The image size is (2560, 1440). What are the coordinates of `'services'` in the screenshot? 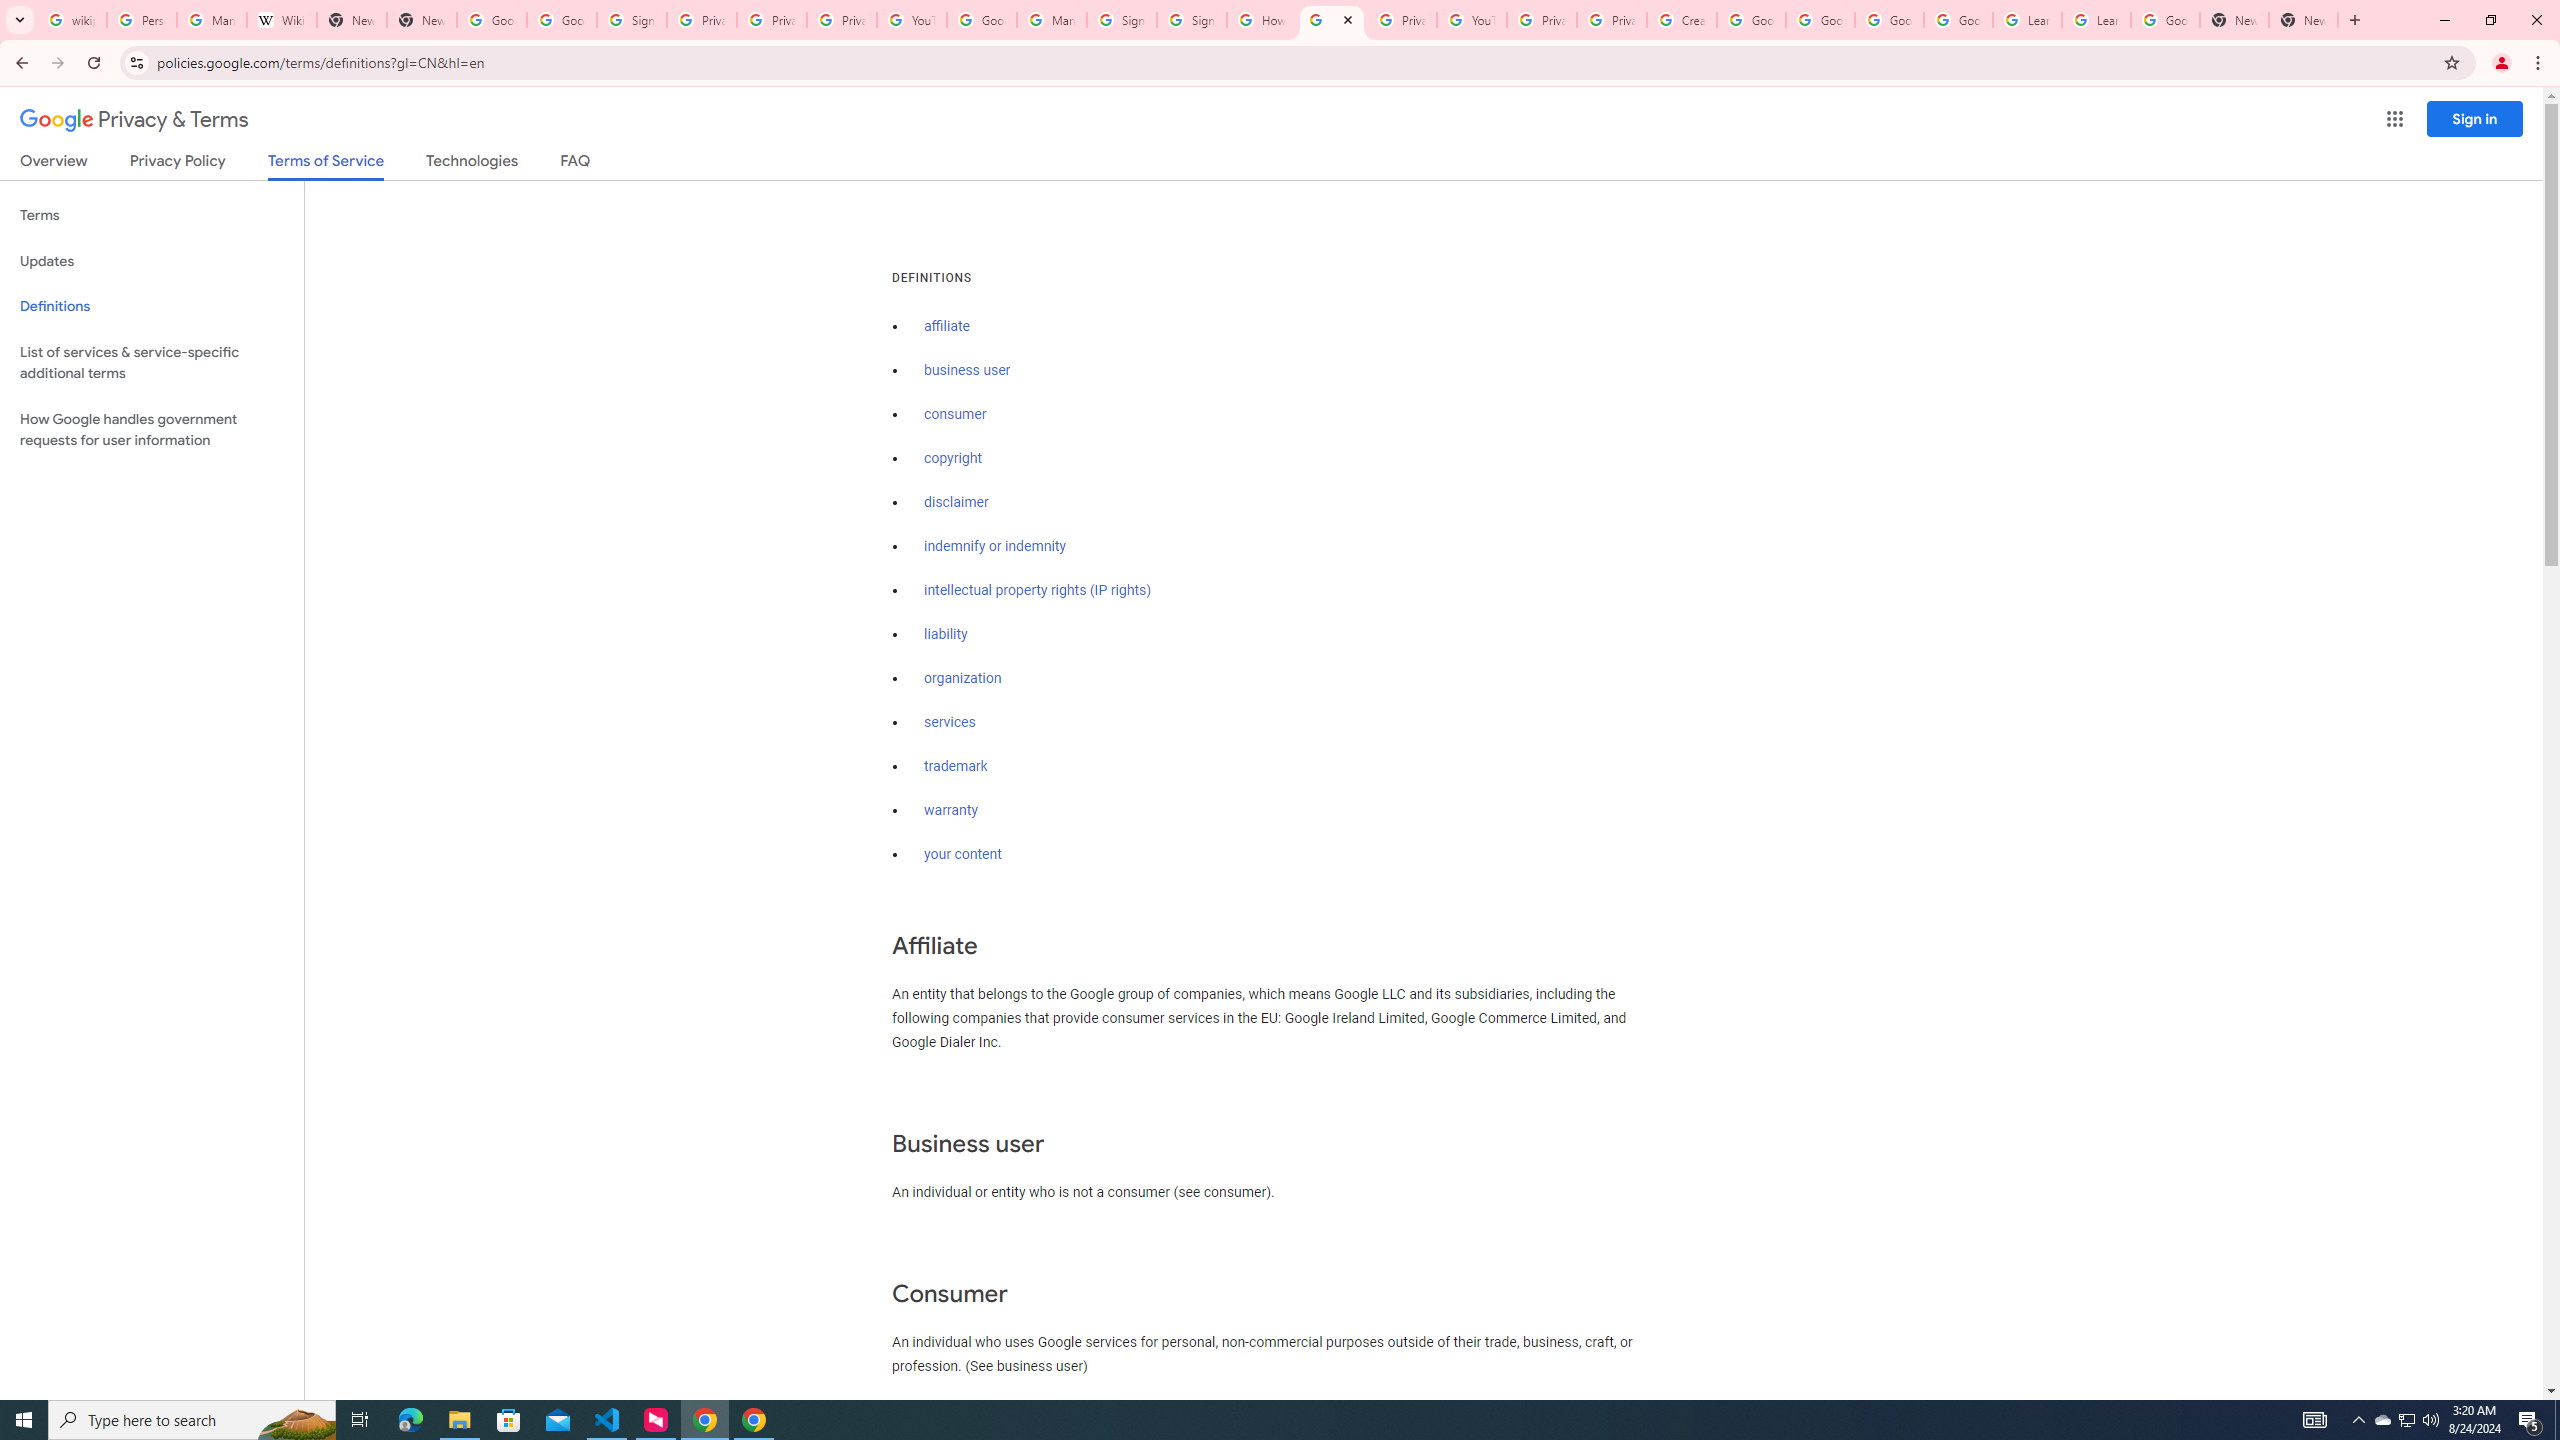 It's located at (949, 721).